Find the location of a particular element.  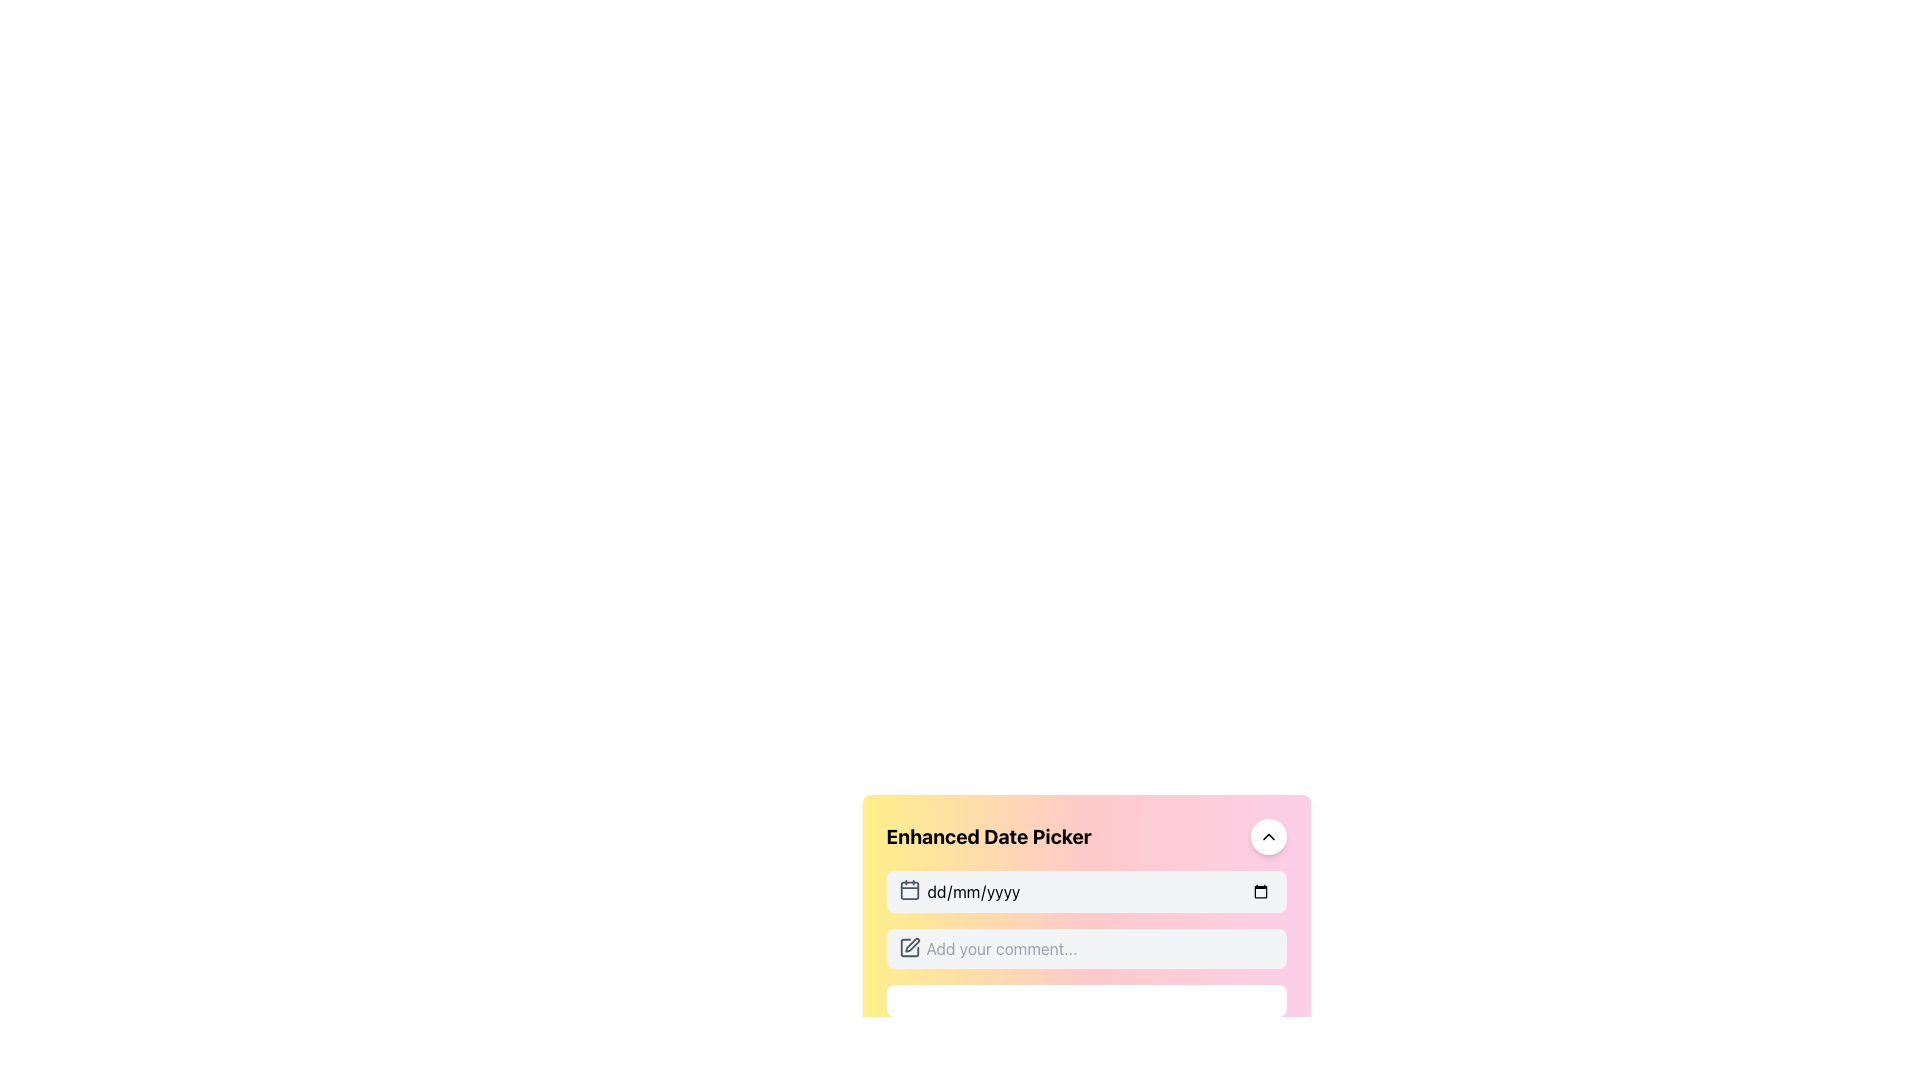

the upward-pointing chevron icon inside the white circular button in the top-right corner of the 'Enhanced Date Picker' panel is located at coordinates (1267, 837).